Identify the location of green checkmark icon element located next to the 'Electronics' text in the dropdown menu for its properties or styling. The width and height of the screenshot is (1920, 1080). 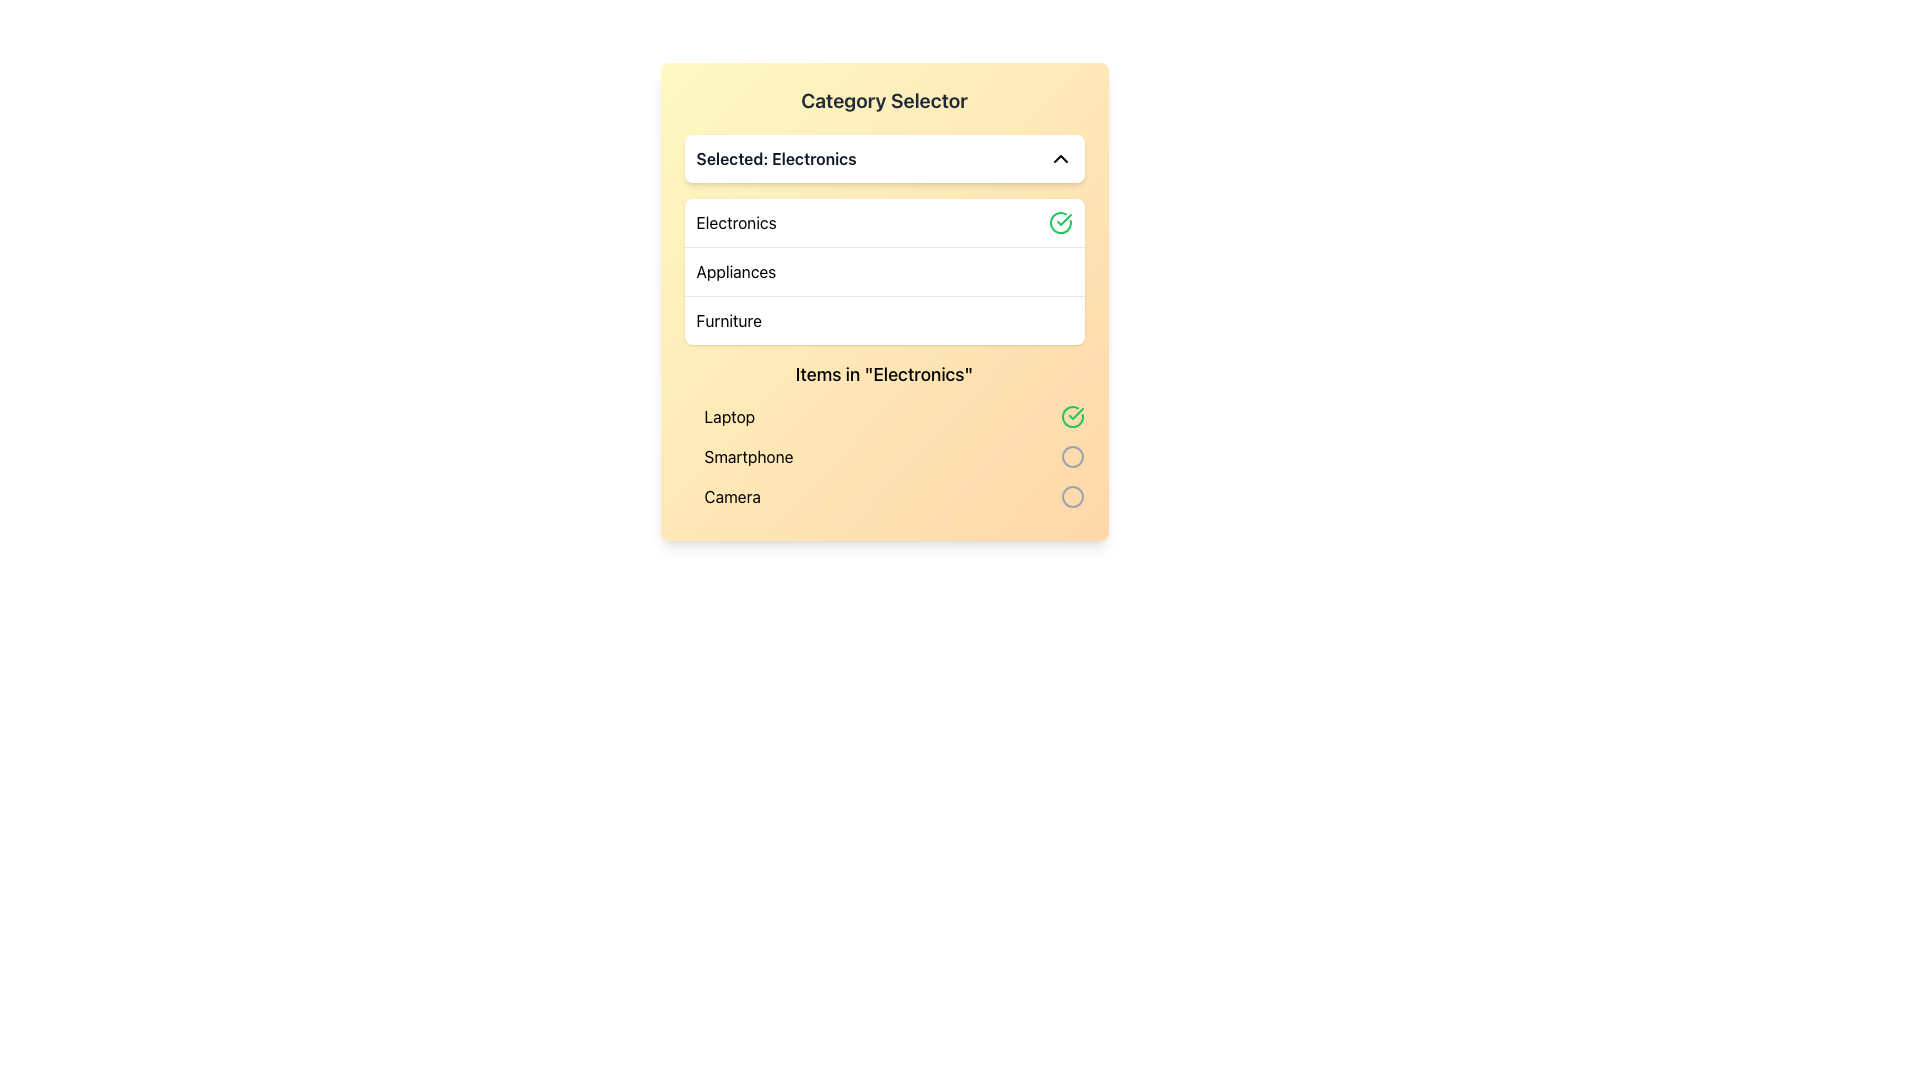
(1074, 412).